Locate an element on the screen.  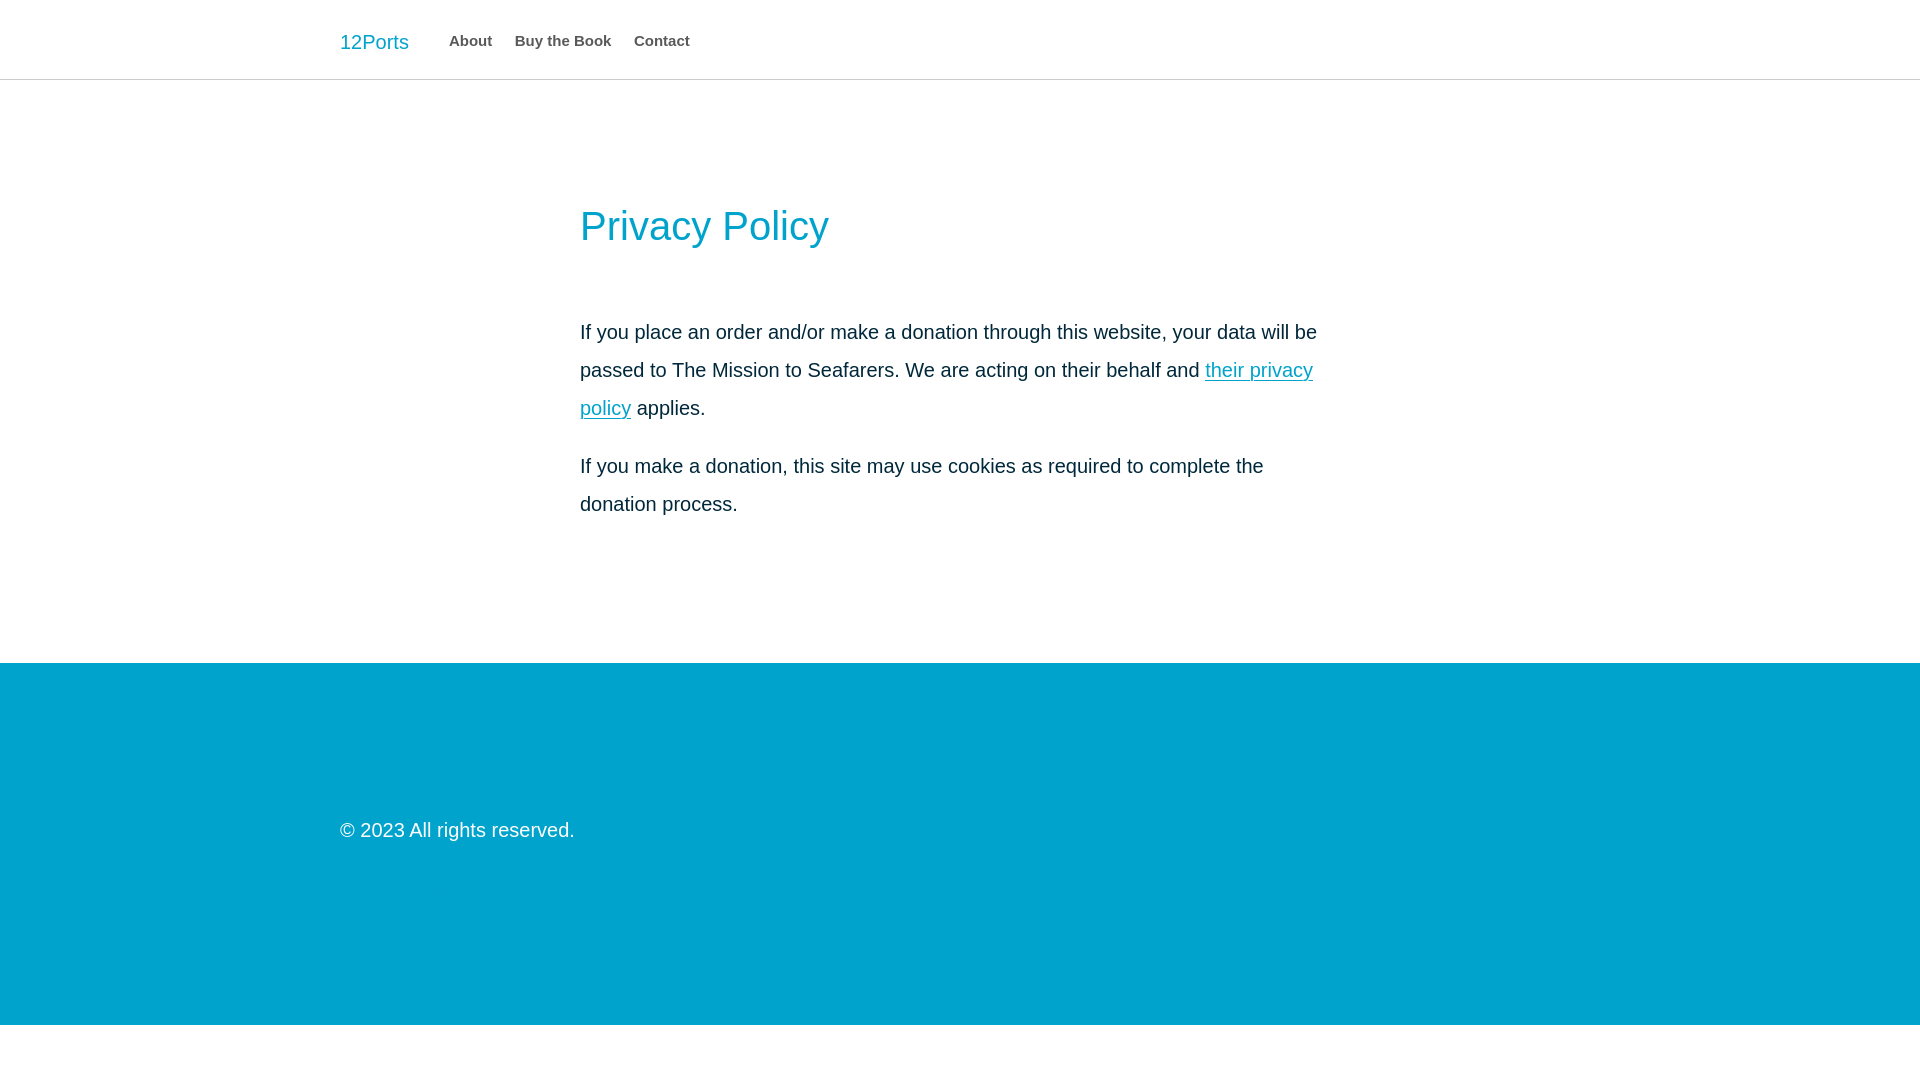
'their privacy policy' is located at coordinates (945, 389).